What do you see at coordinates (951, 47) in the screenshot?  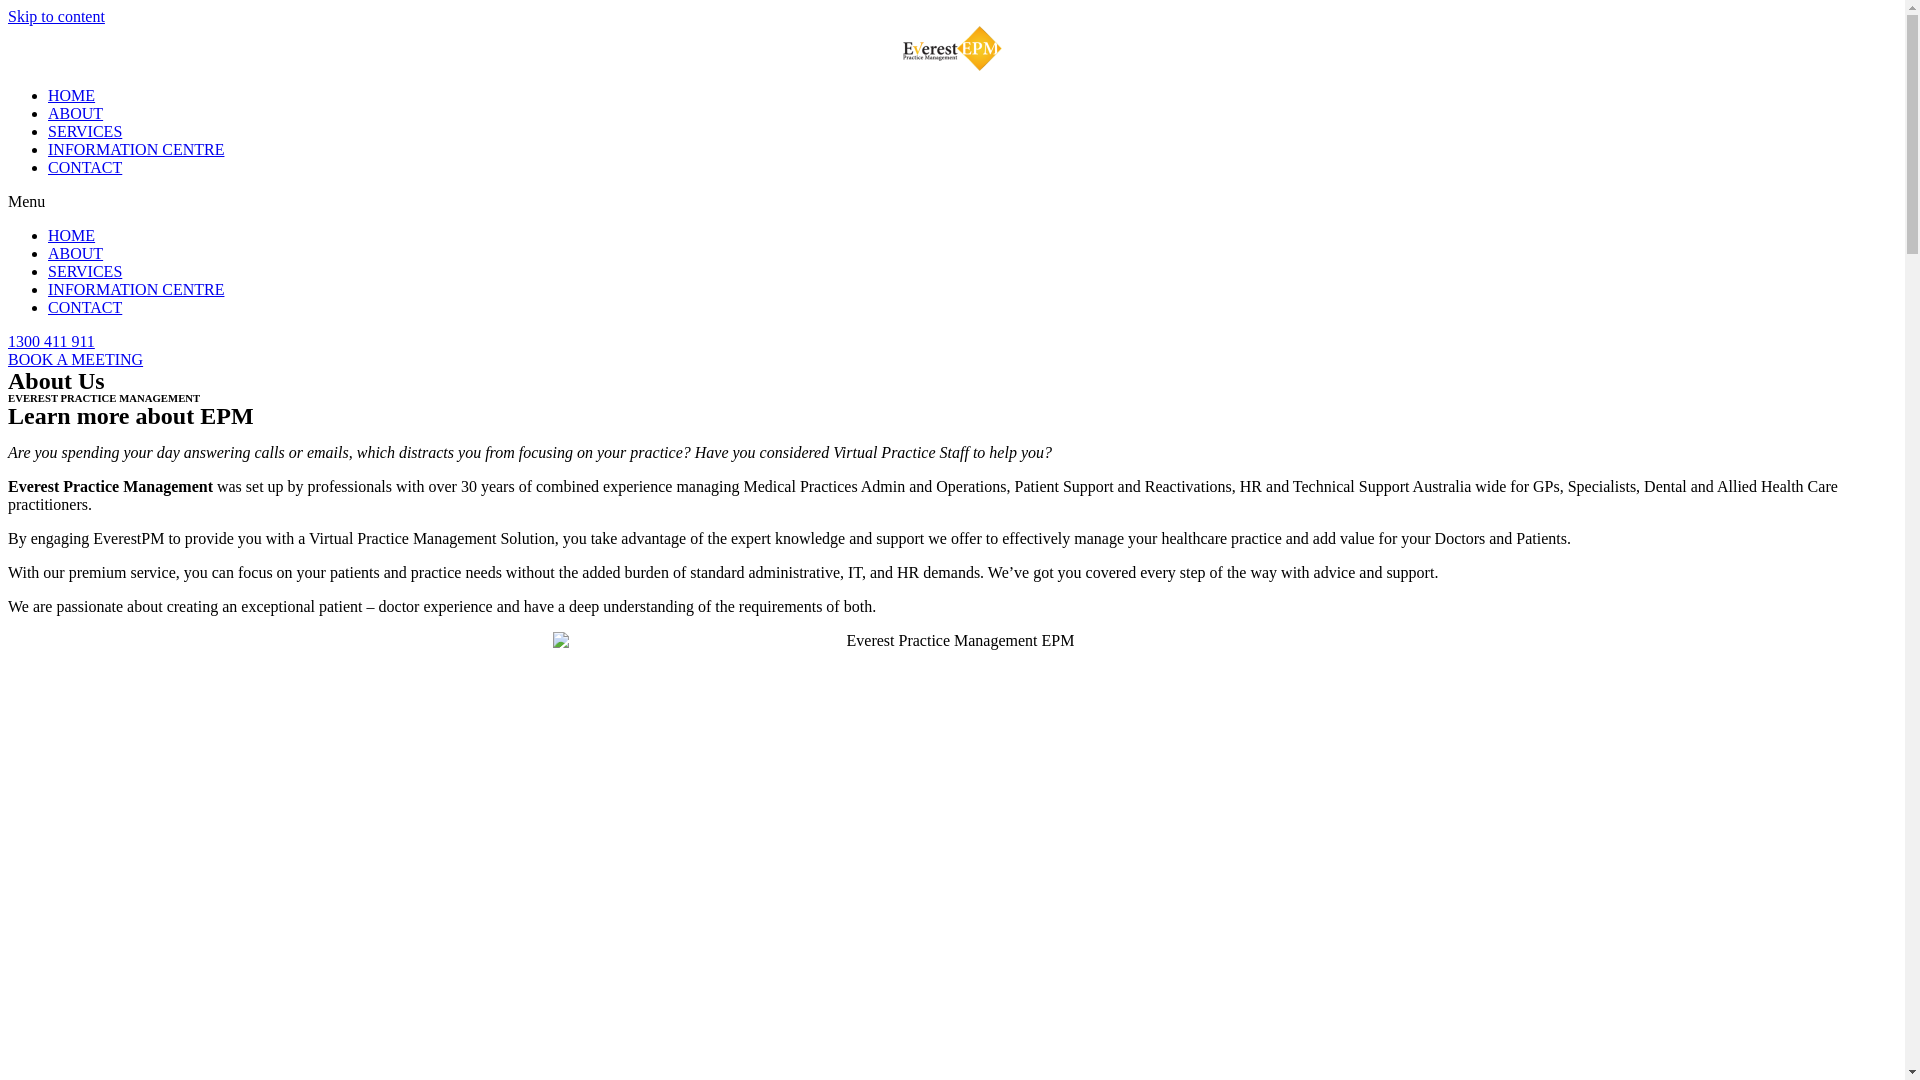 I see `'Virtual Medical Receptionist Everest PM Logo'` at bounding box center [951, 47].